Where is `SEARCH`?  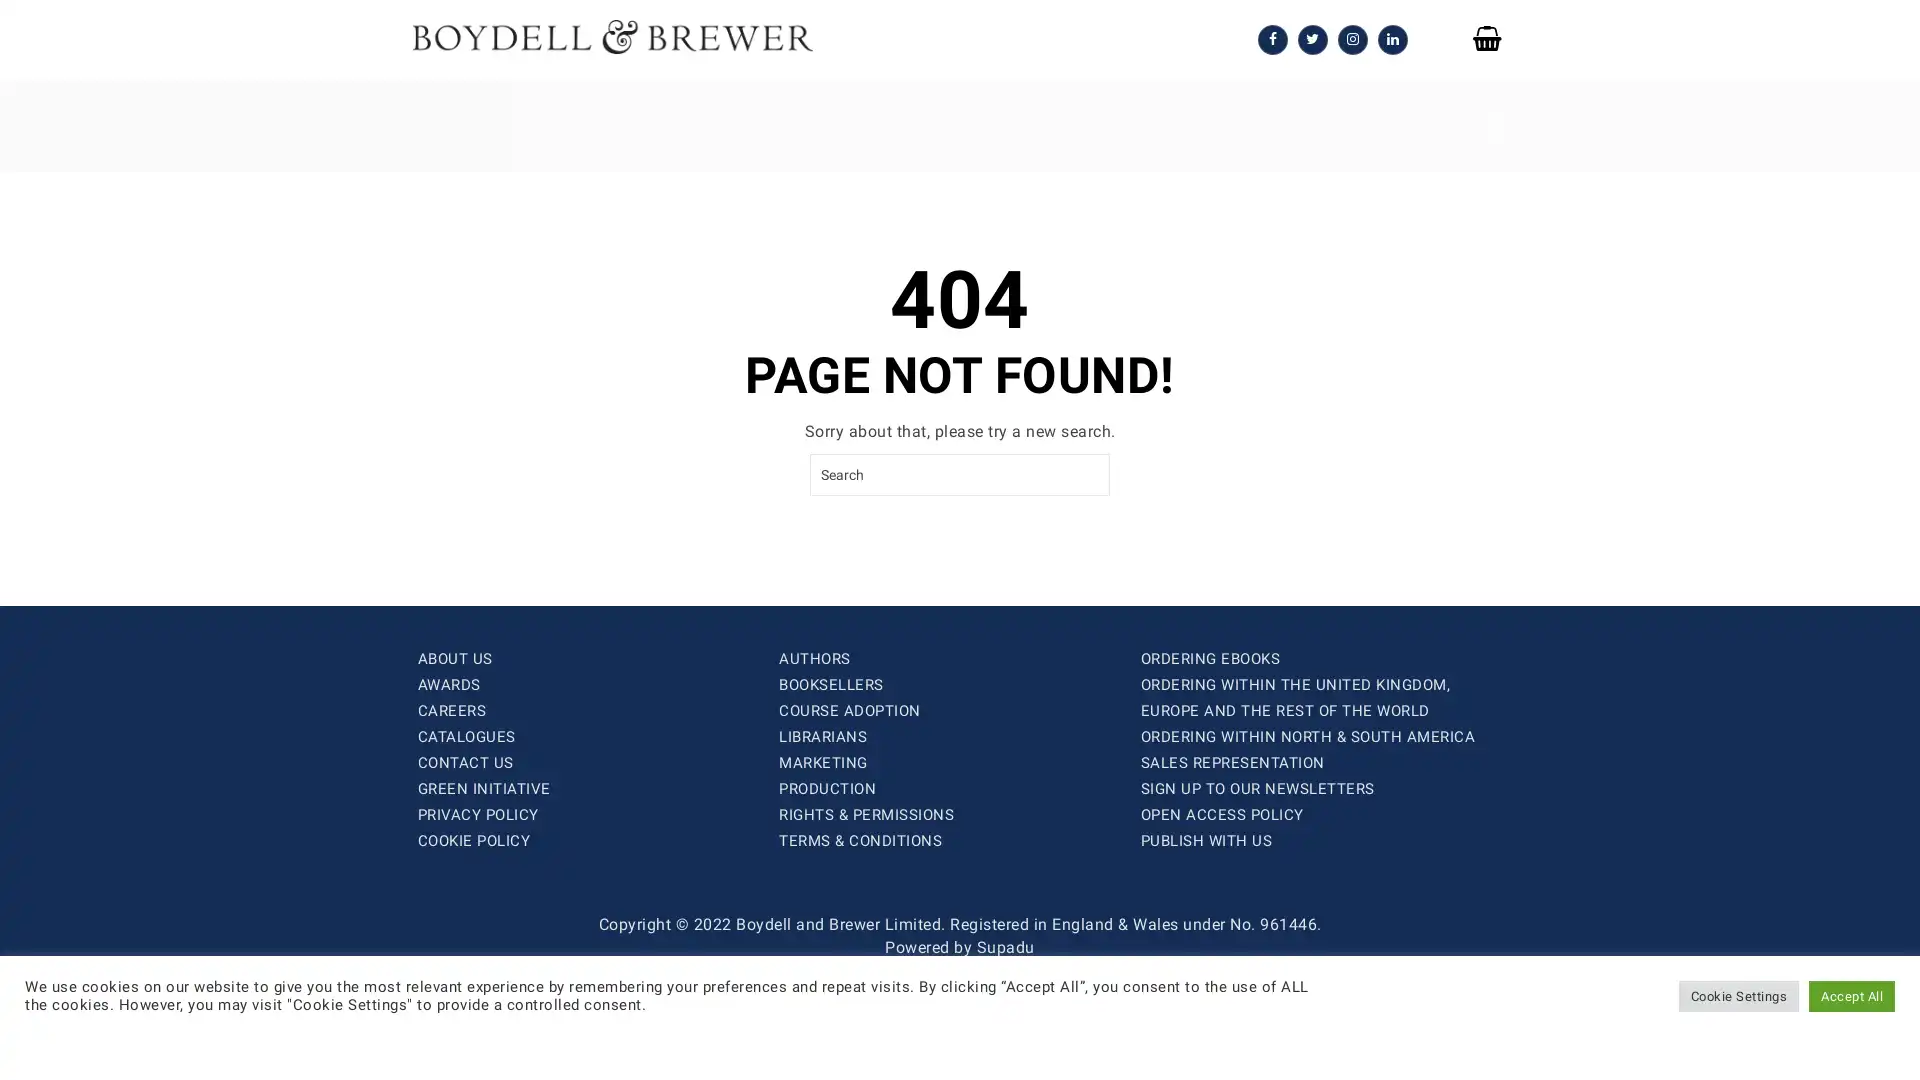
SEARCH is located at coordinates (1449, 111).